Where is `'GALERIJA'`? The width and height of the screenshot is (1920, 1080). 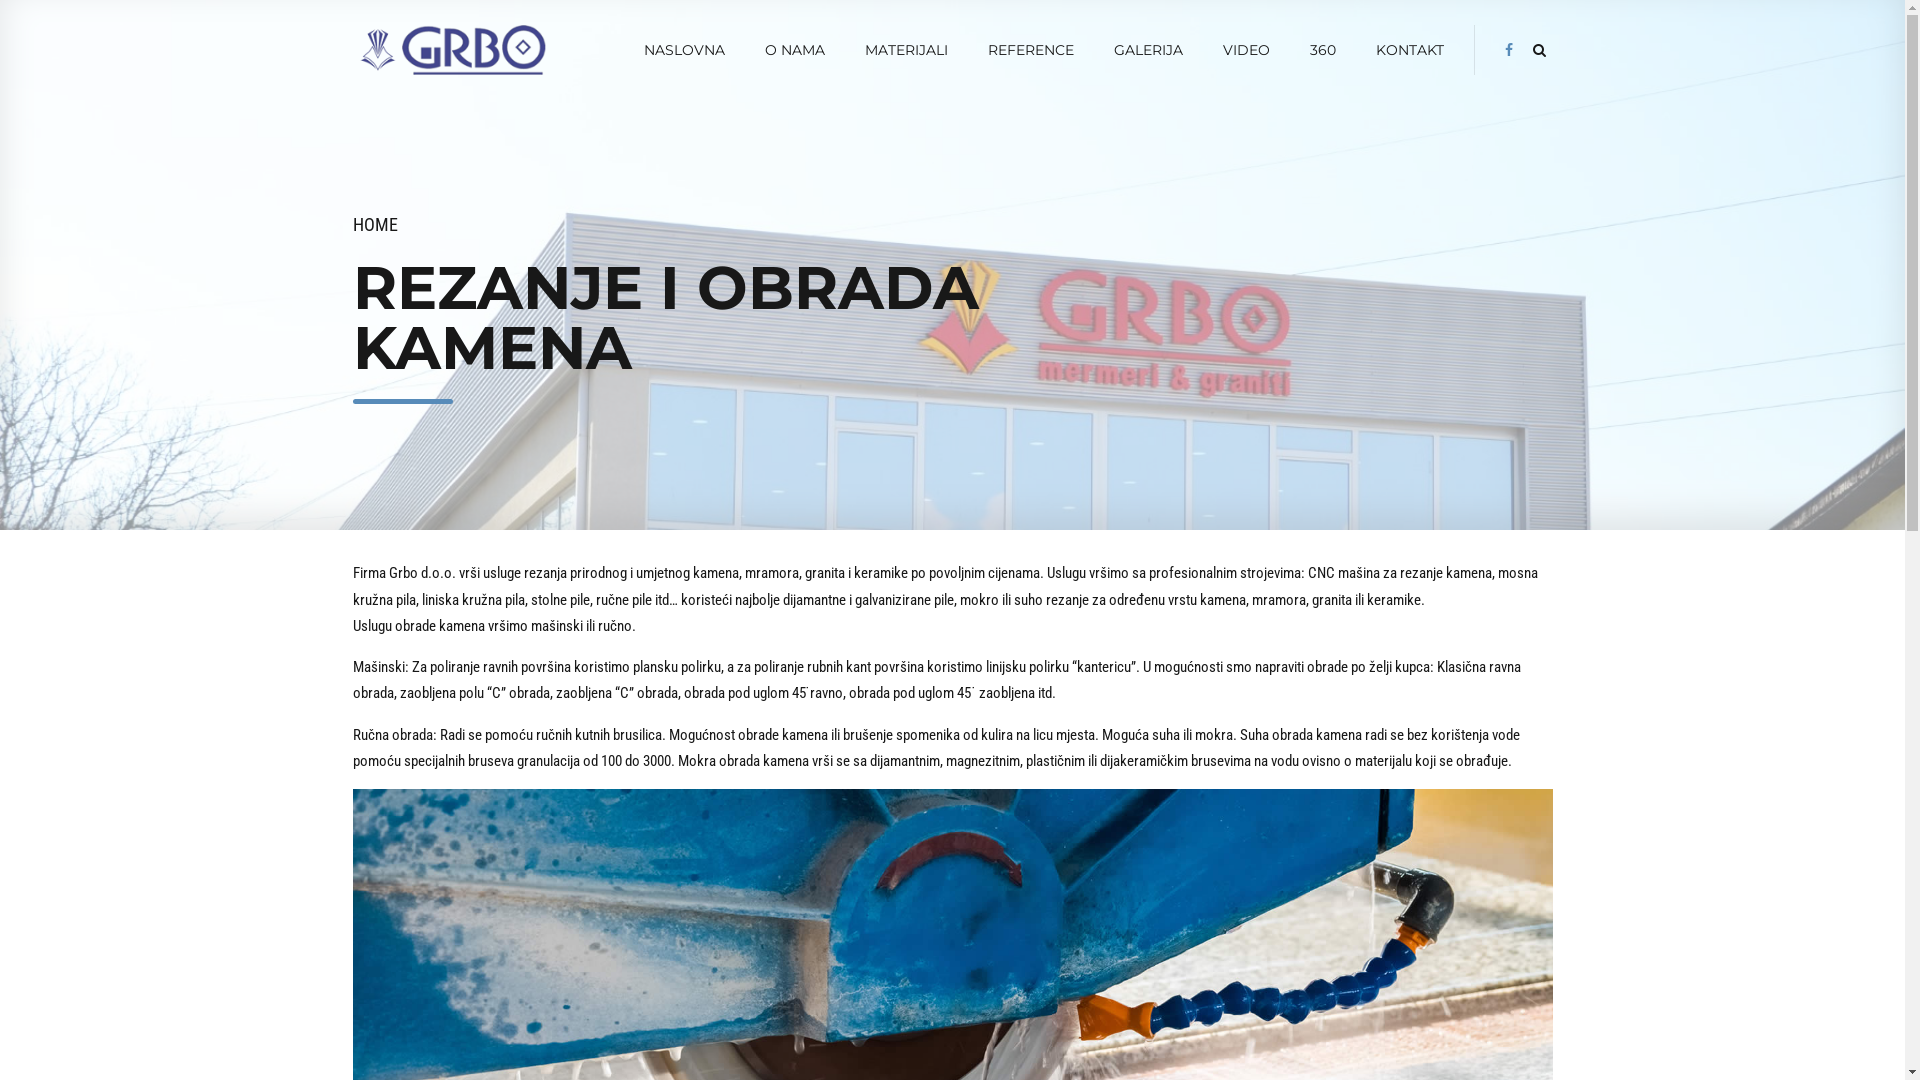 'GALERIJA' is located at coordinates (1112, 49).